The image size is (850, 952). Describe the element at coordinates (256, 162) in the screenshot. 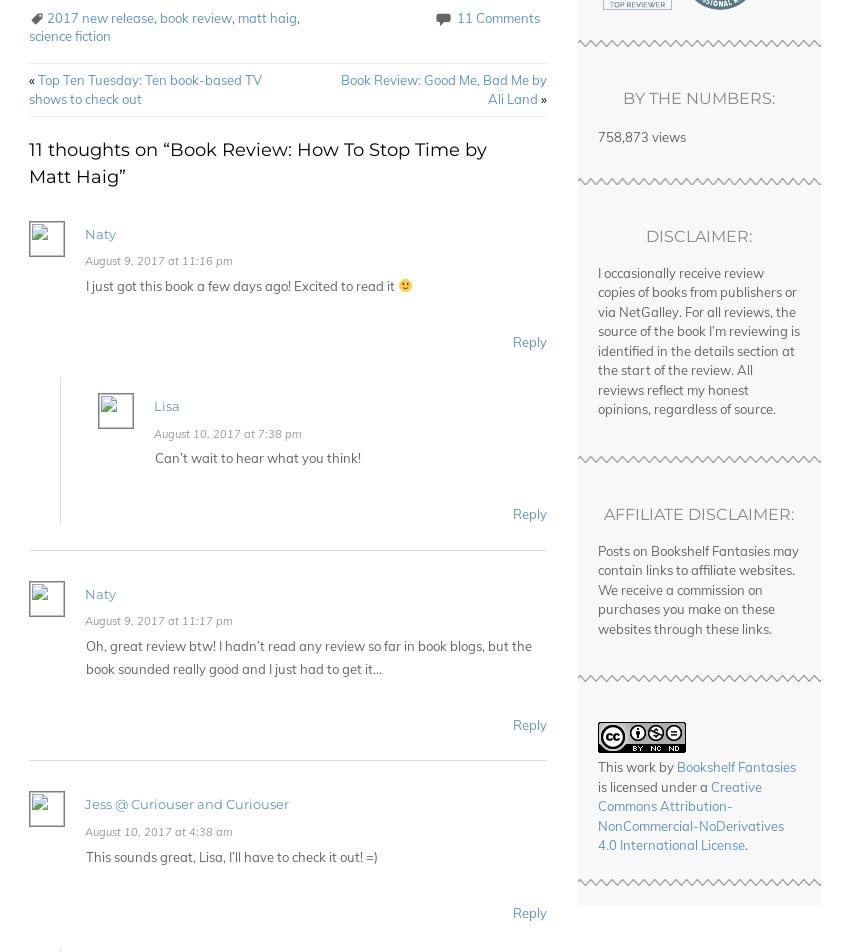

I see `'Book Review: How To Stop Time by Matt Haig'` at that location.